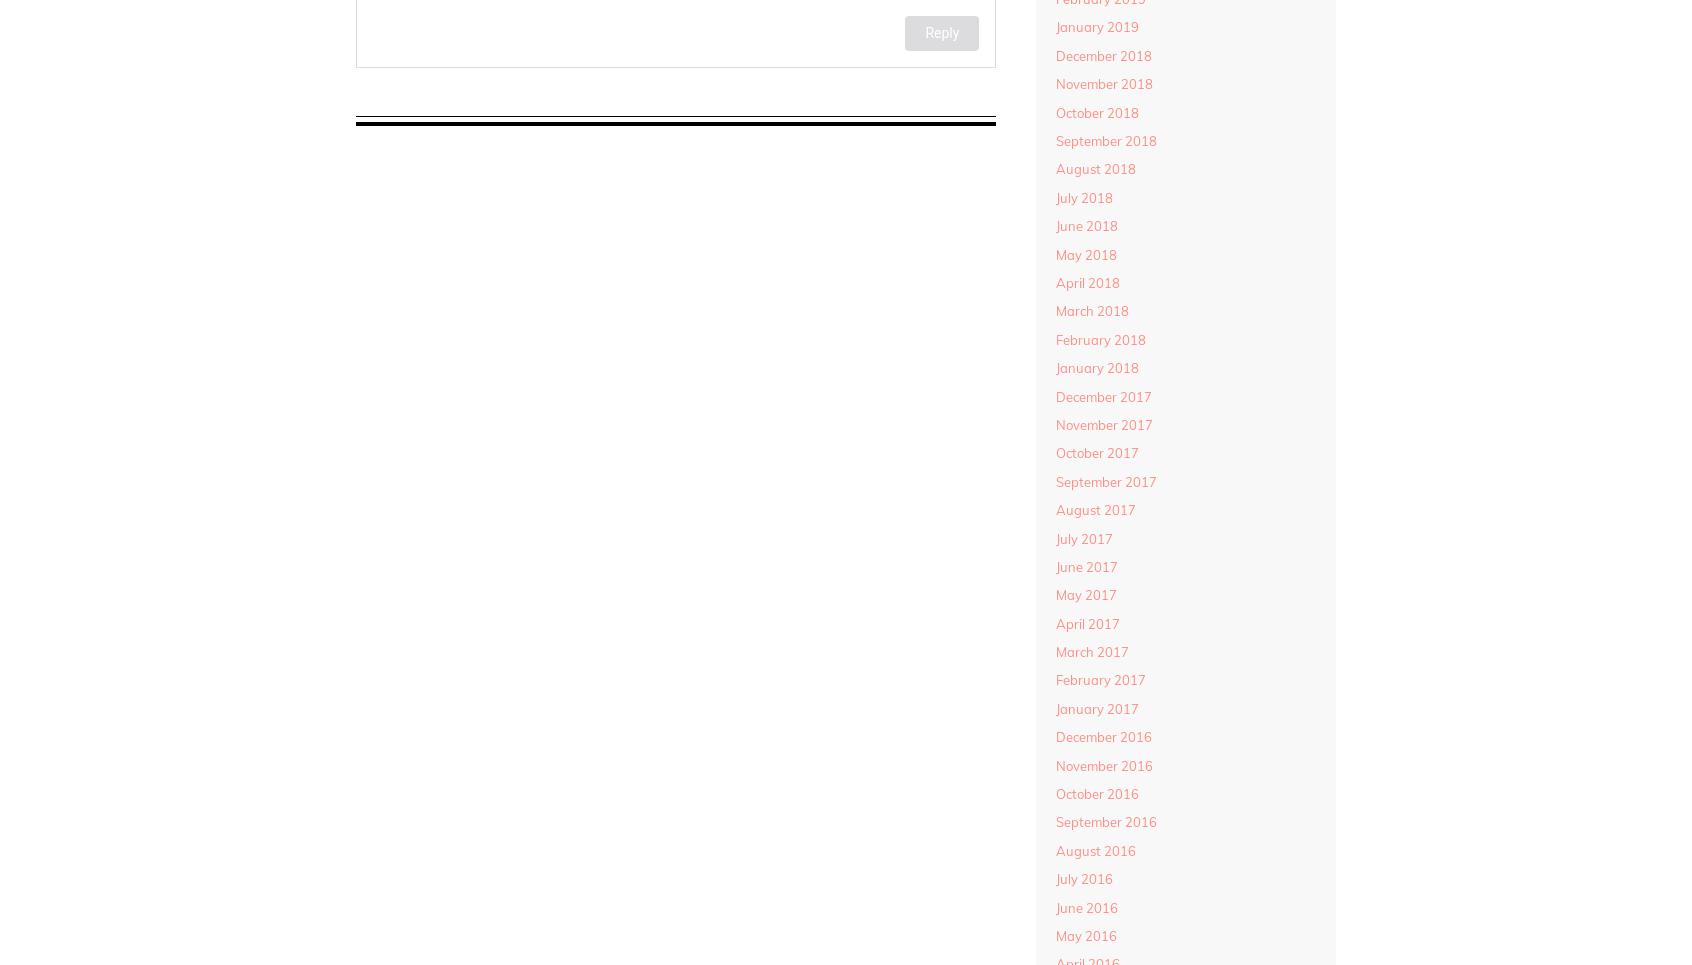 The image size is (1692, 965). Describe the element at coordinates (1083, 536) in the screenshot. I see `'July 2017'` at that location.